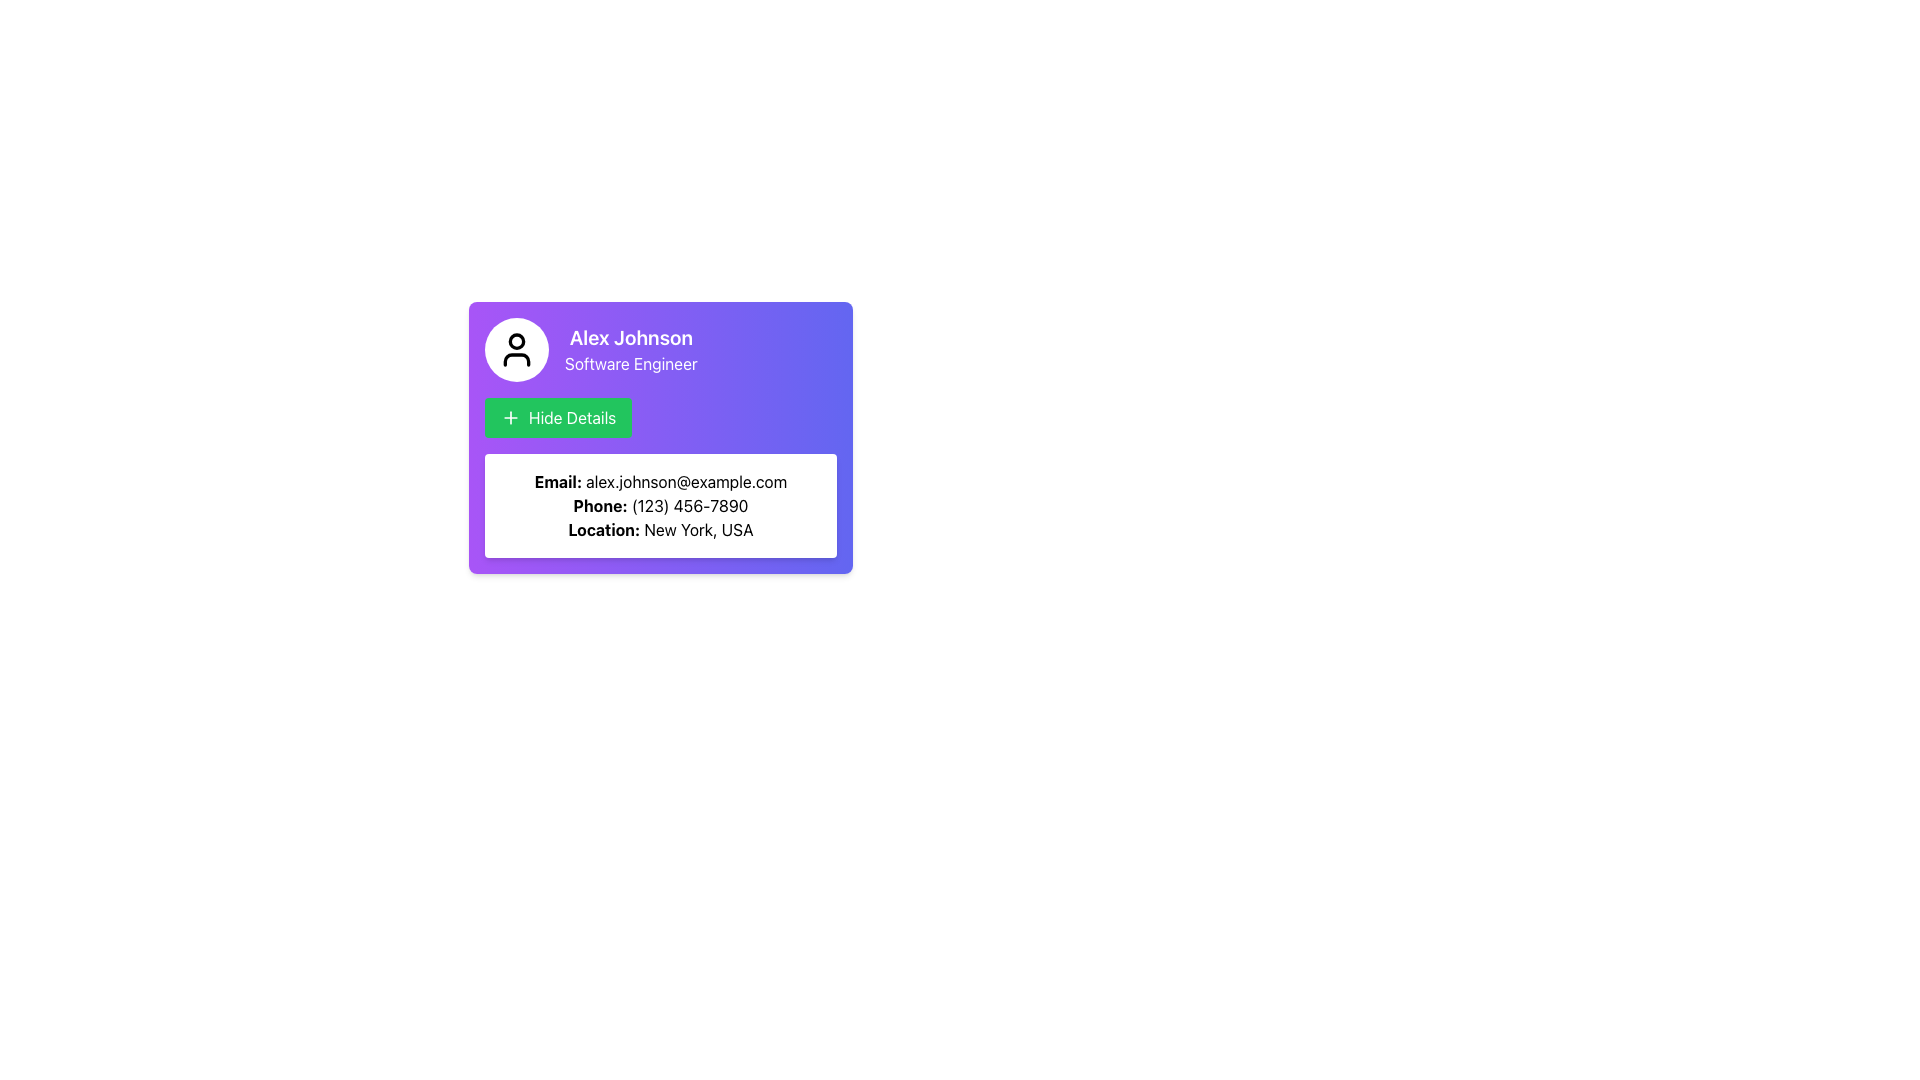  I want to click on the third text entry in the user profile display card that presents the user's location information, so click(661, 528).